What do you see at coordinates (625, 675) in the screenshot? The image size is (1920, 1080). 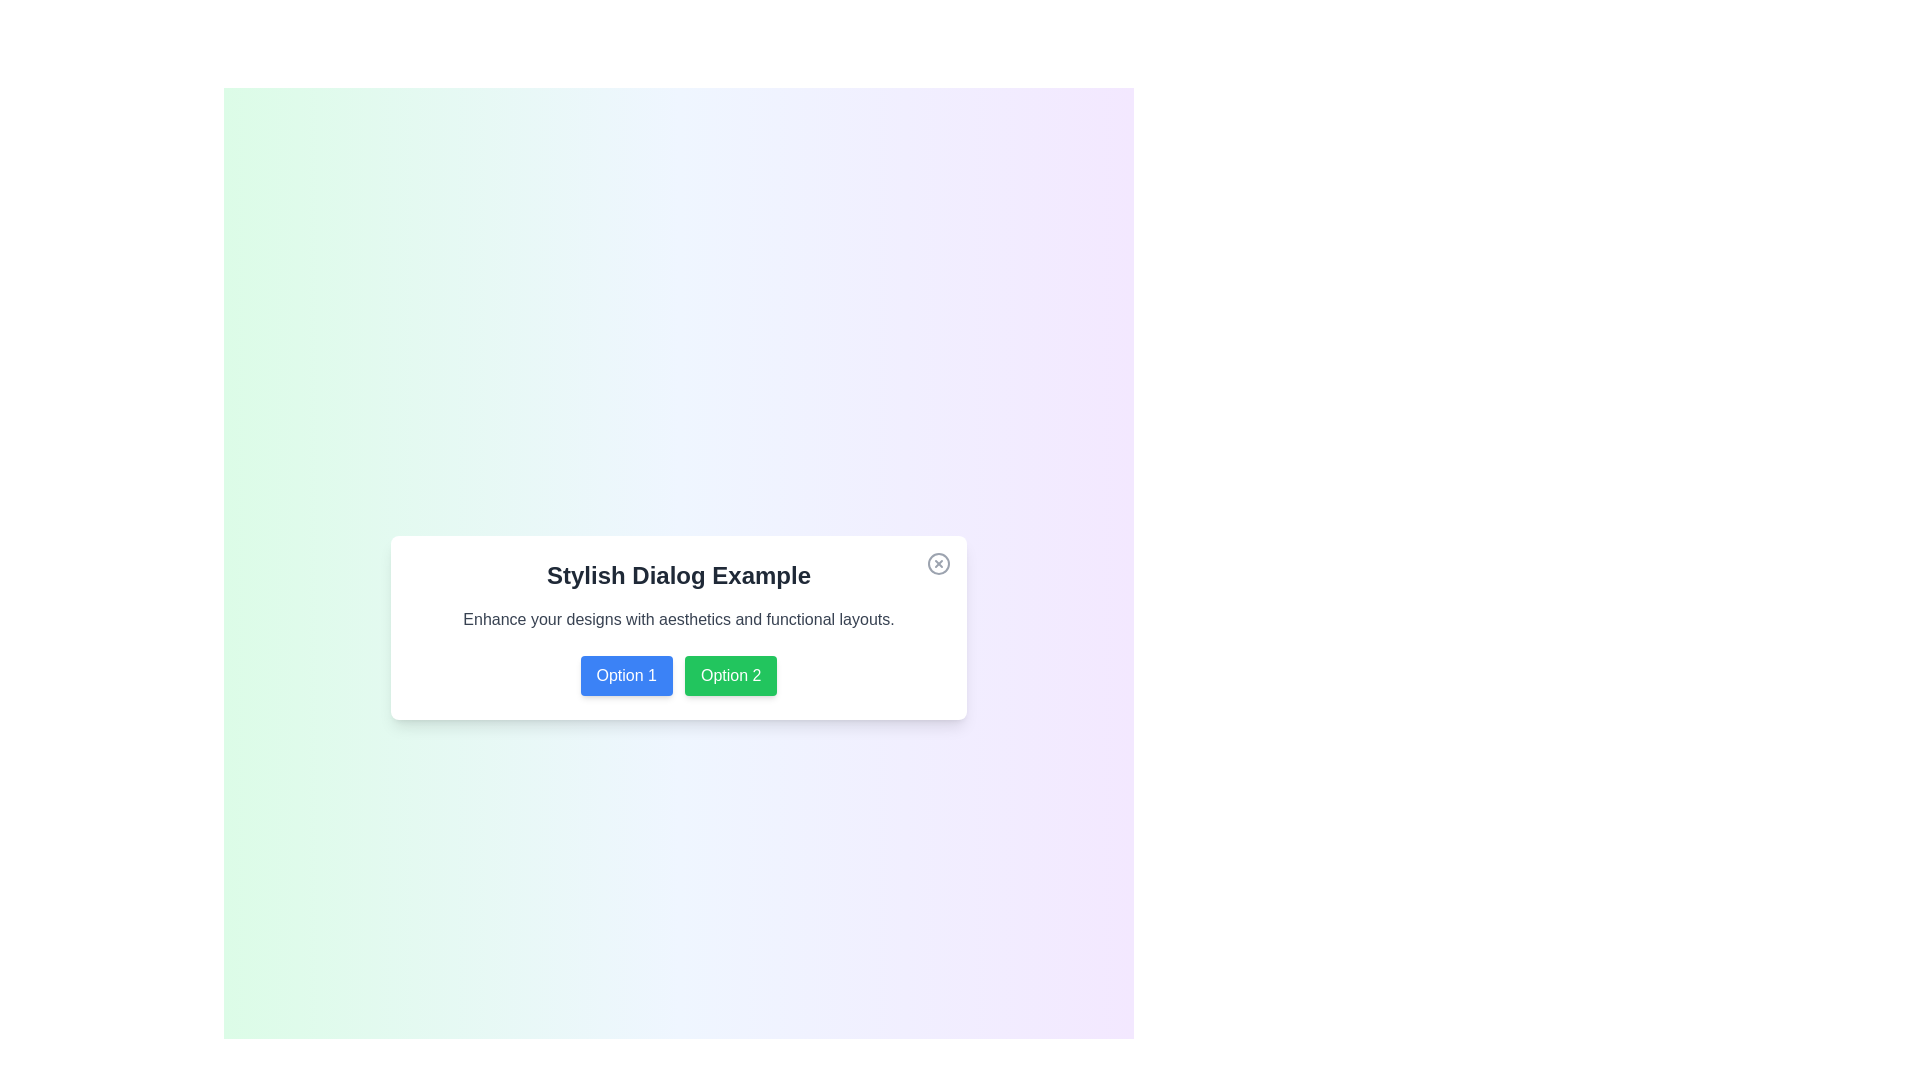 I see `'Option 1' button to trigger its associated action` at bounding box center [625, 675].